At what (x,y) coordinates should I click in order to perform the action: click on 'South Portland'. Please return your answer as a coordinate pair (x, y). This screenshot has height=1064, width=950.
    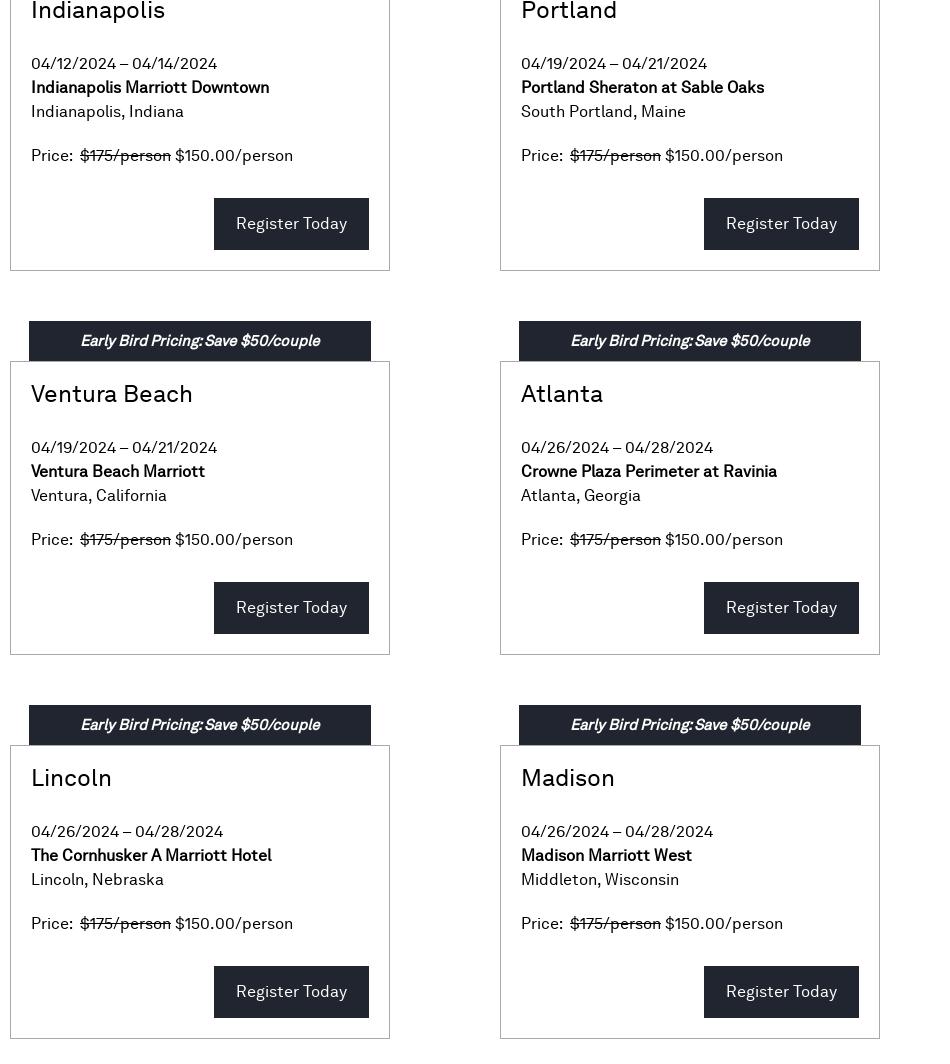
    Looking at the image, I should click on (577, 111).